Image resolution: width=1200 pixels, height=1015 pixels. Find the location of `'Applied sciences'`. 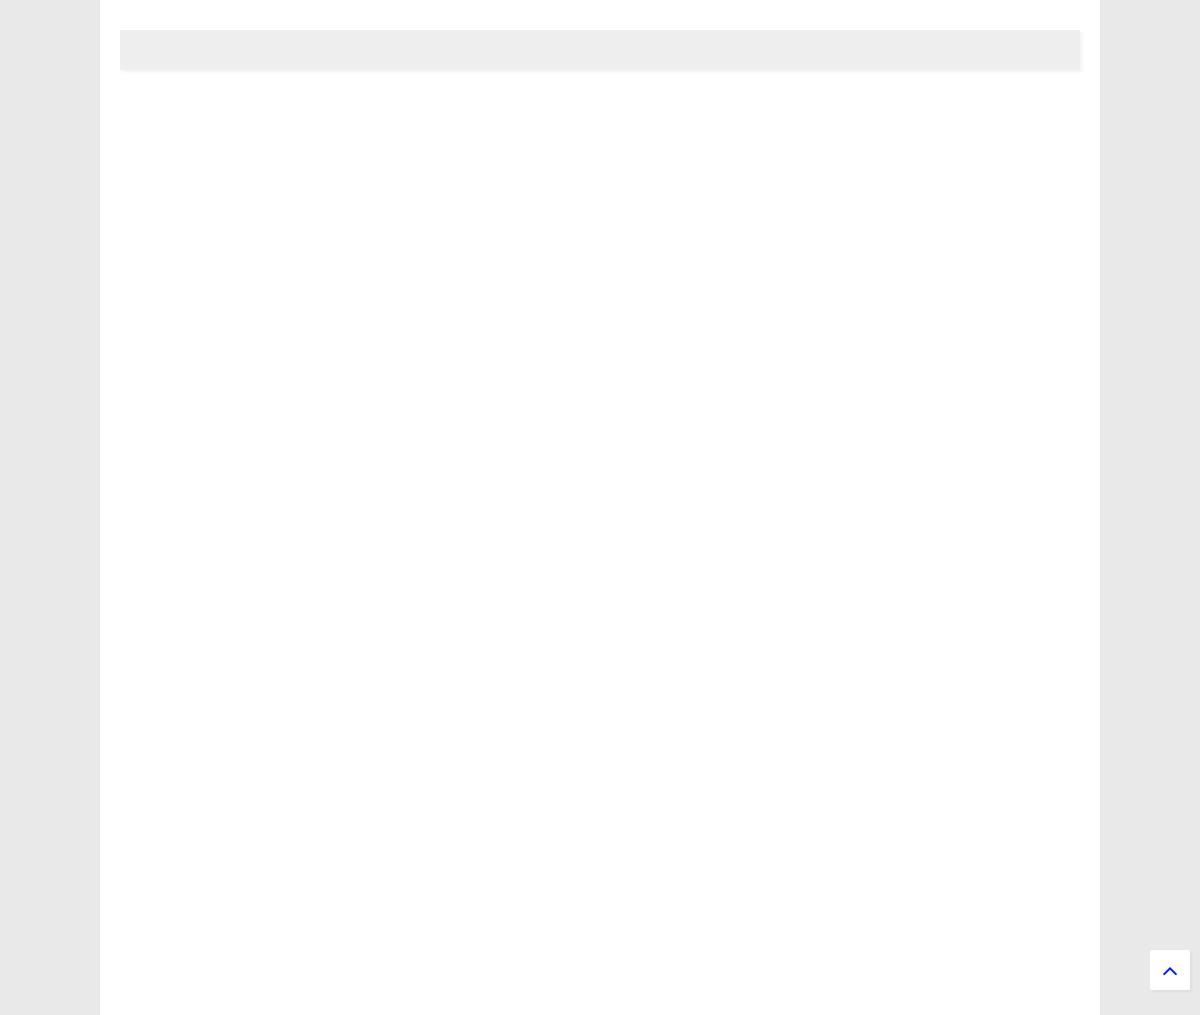

'Applied sciences' is located at coordinates (203, 955).